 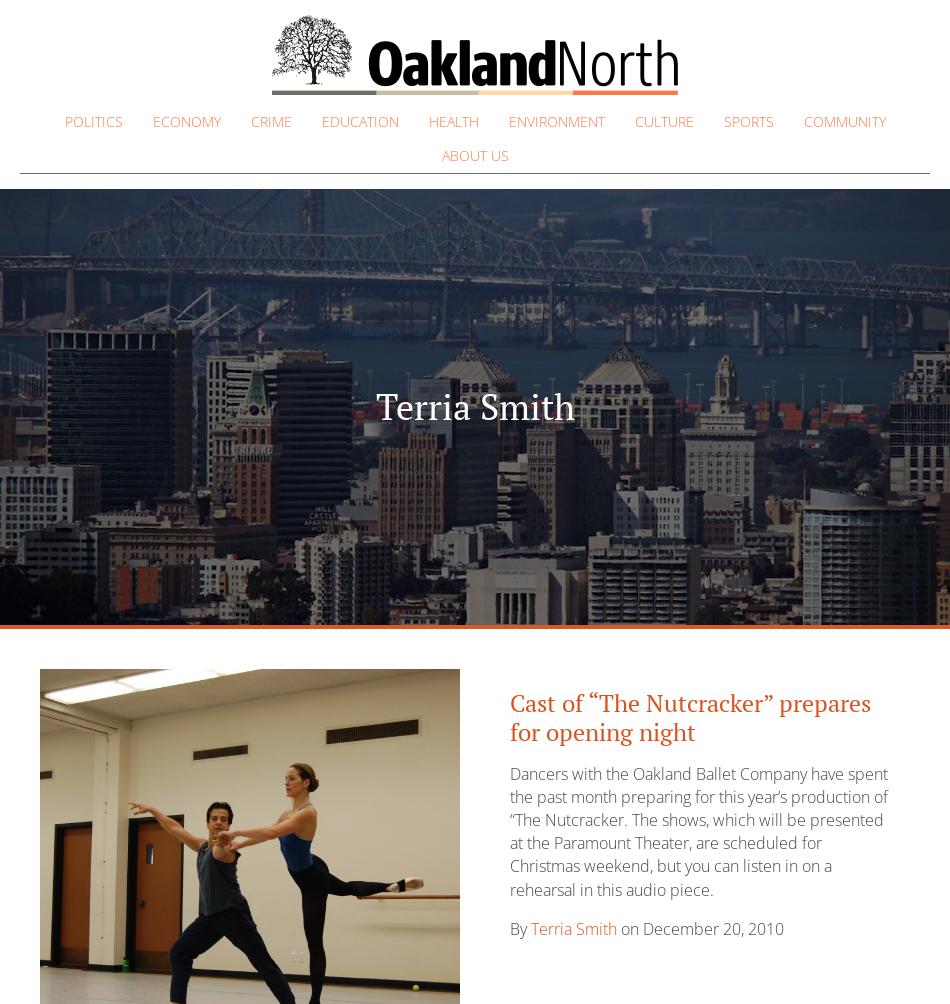 I want to click on 'on December 20, 2010', so click(x=617, y=926).